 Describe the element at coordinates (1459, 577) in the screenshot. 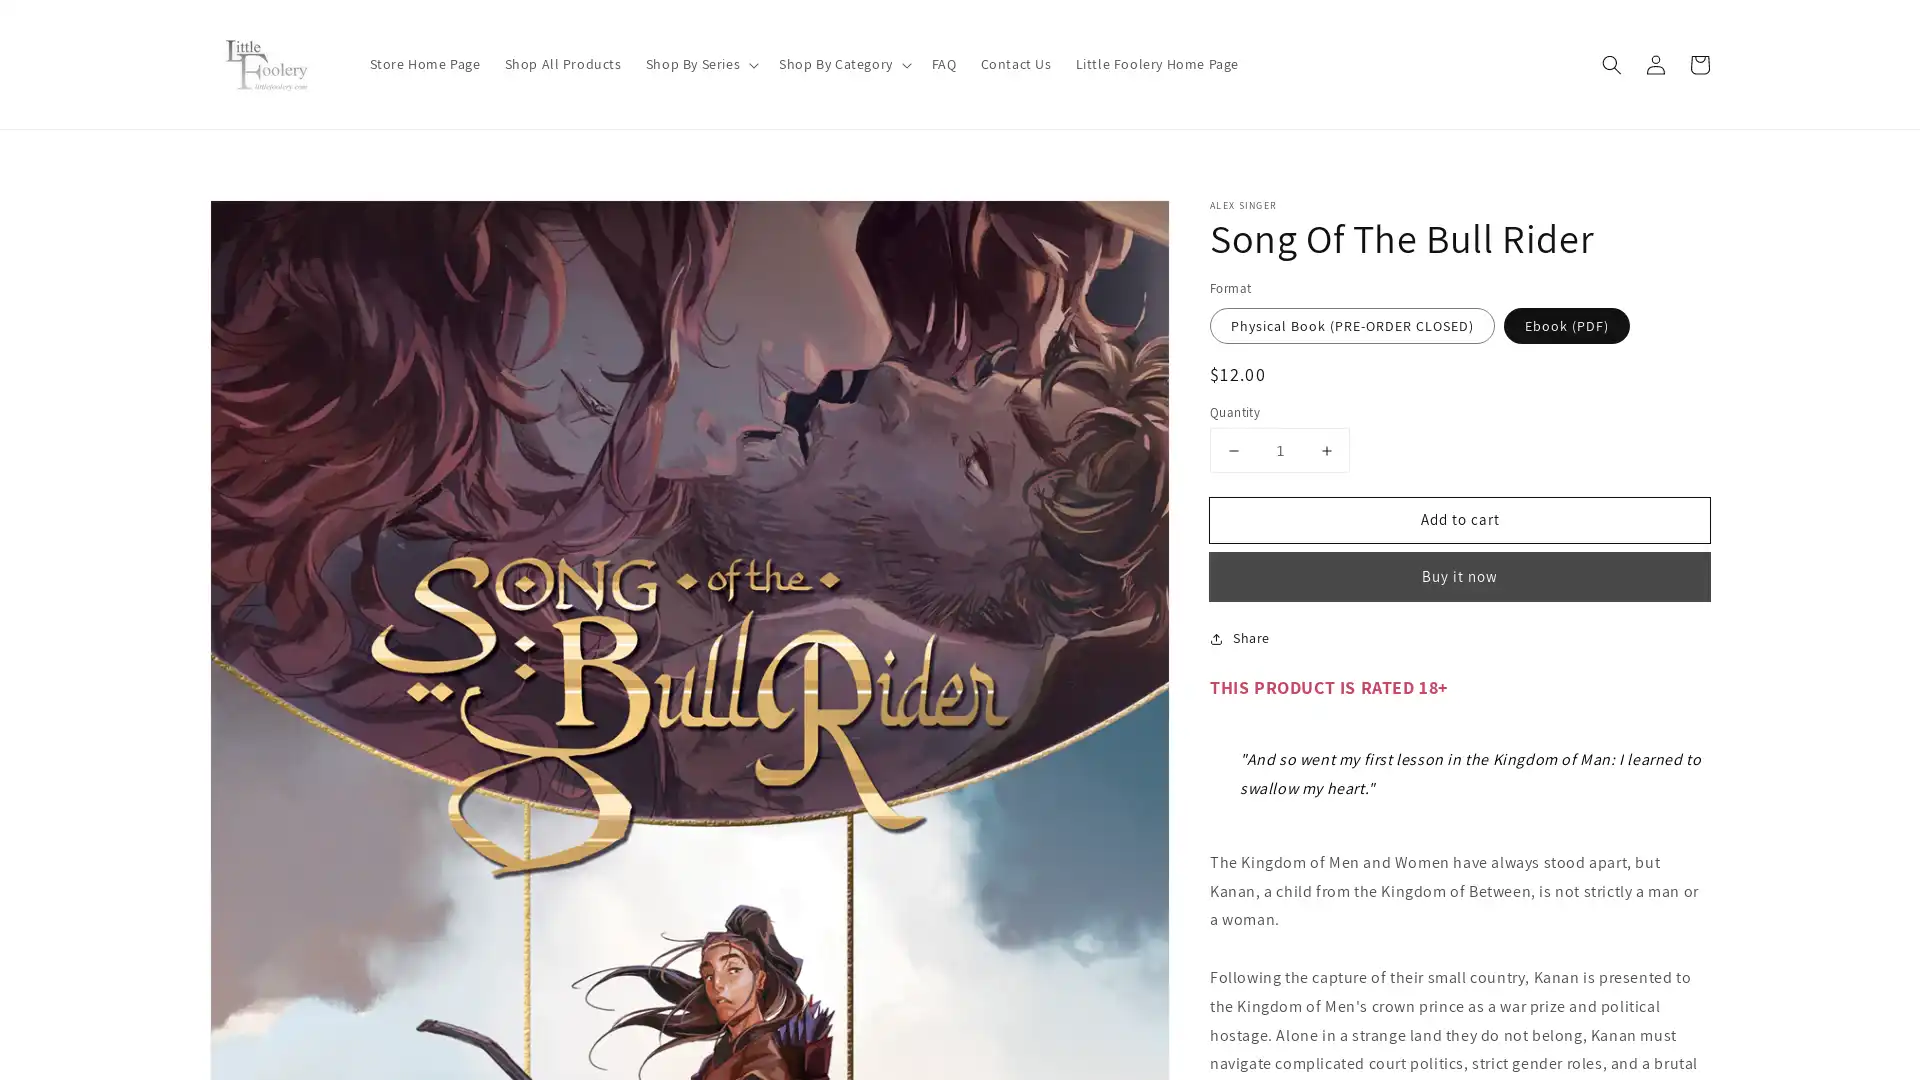

I see `Buy it now` at that location.